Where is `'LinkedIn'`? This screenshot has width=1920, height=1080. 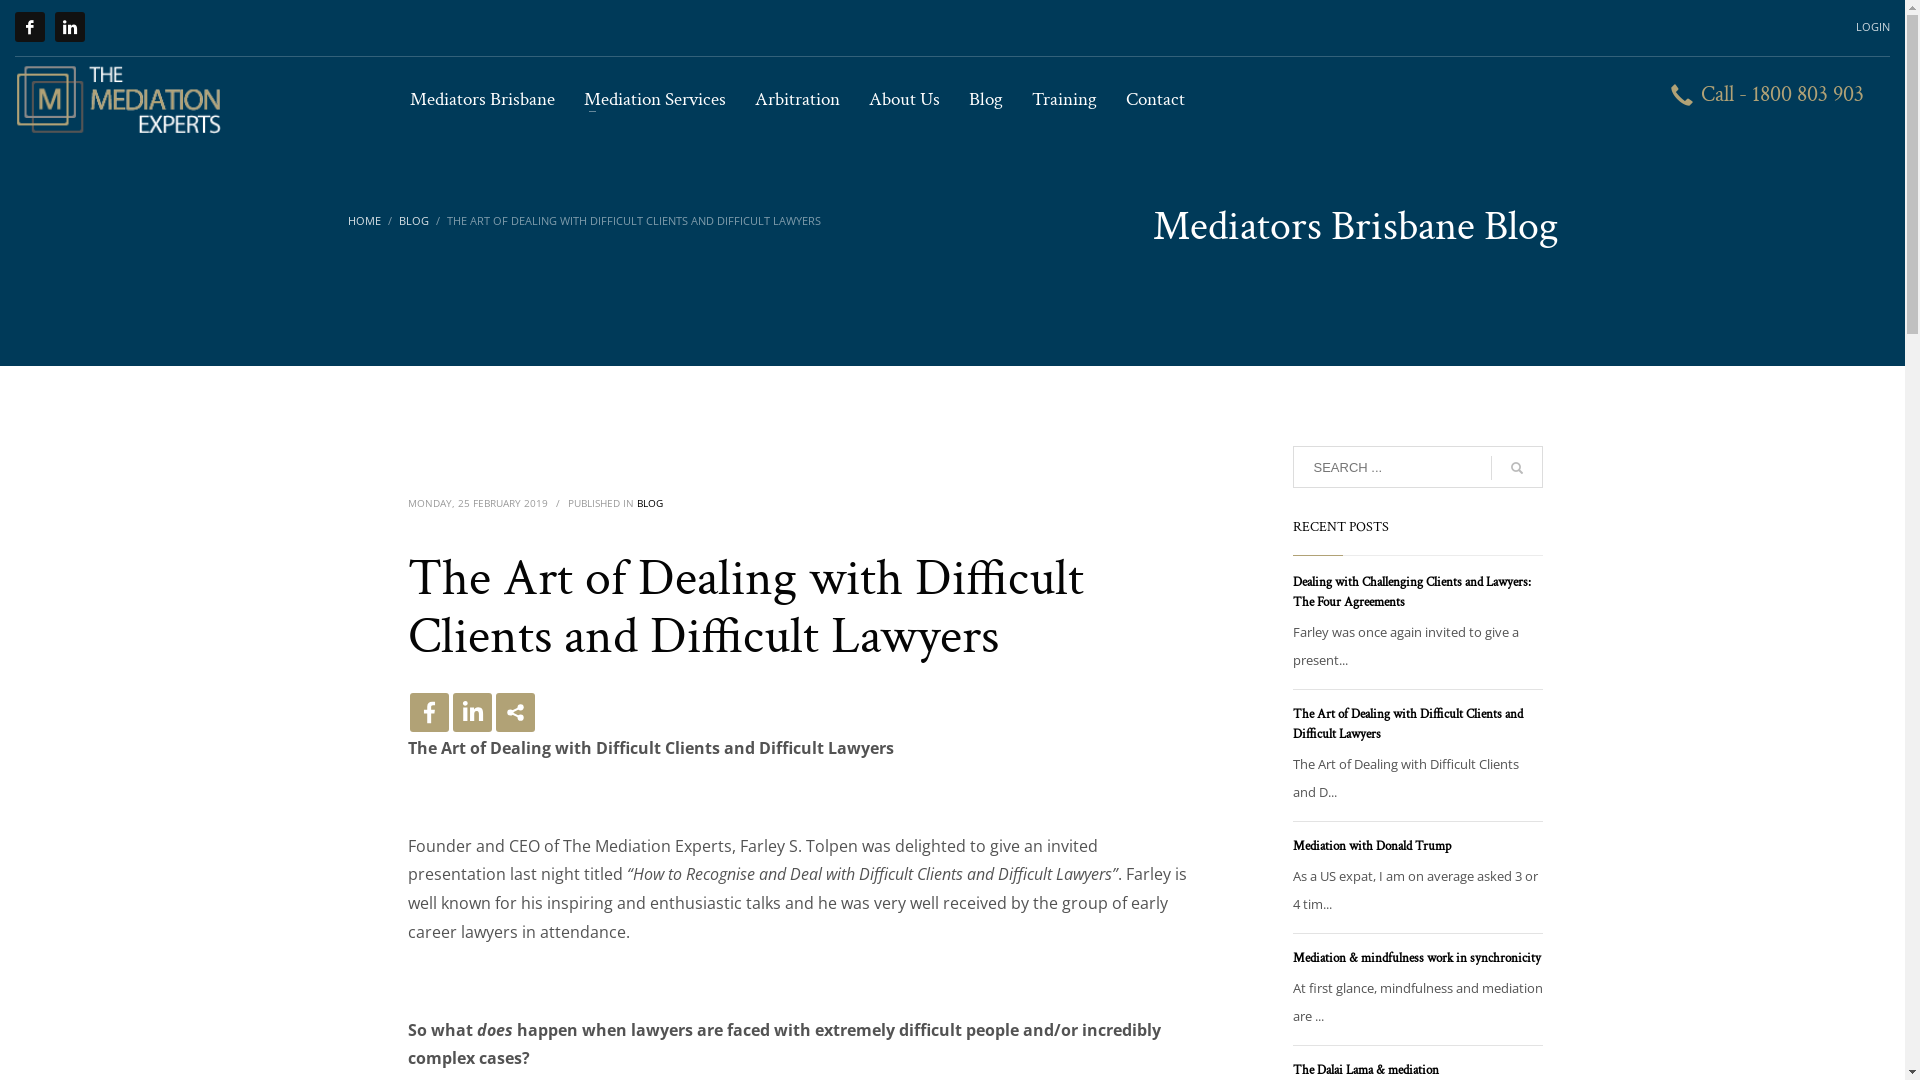
'LinkedIn' is located at coordinates (54, 27).